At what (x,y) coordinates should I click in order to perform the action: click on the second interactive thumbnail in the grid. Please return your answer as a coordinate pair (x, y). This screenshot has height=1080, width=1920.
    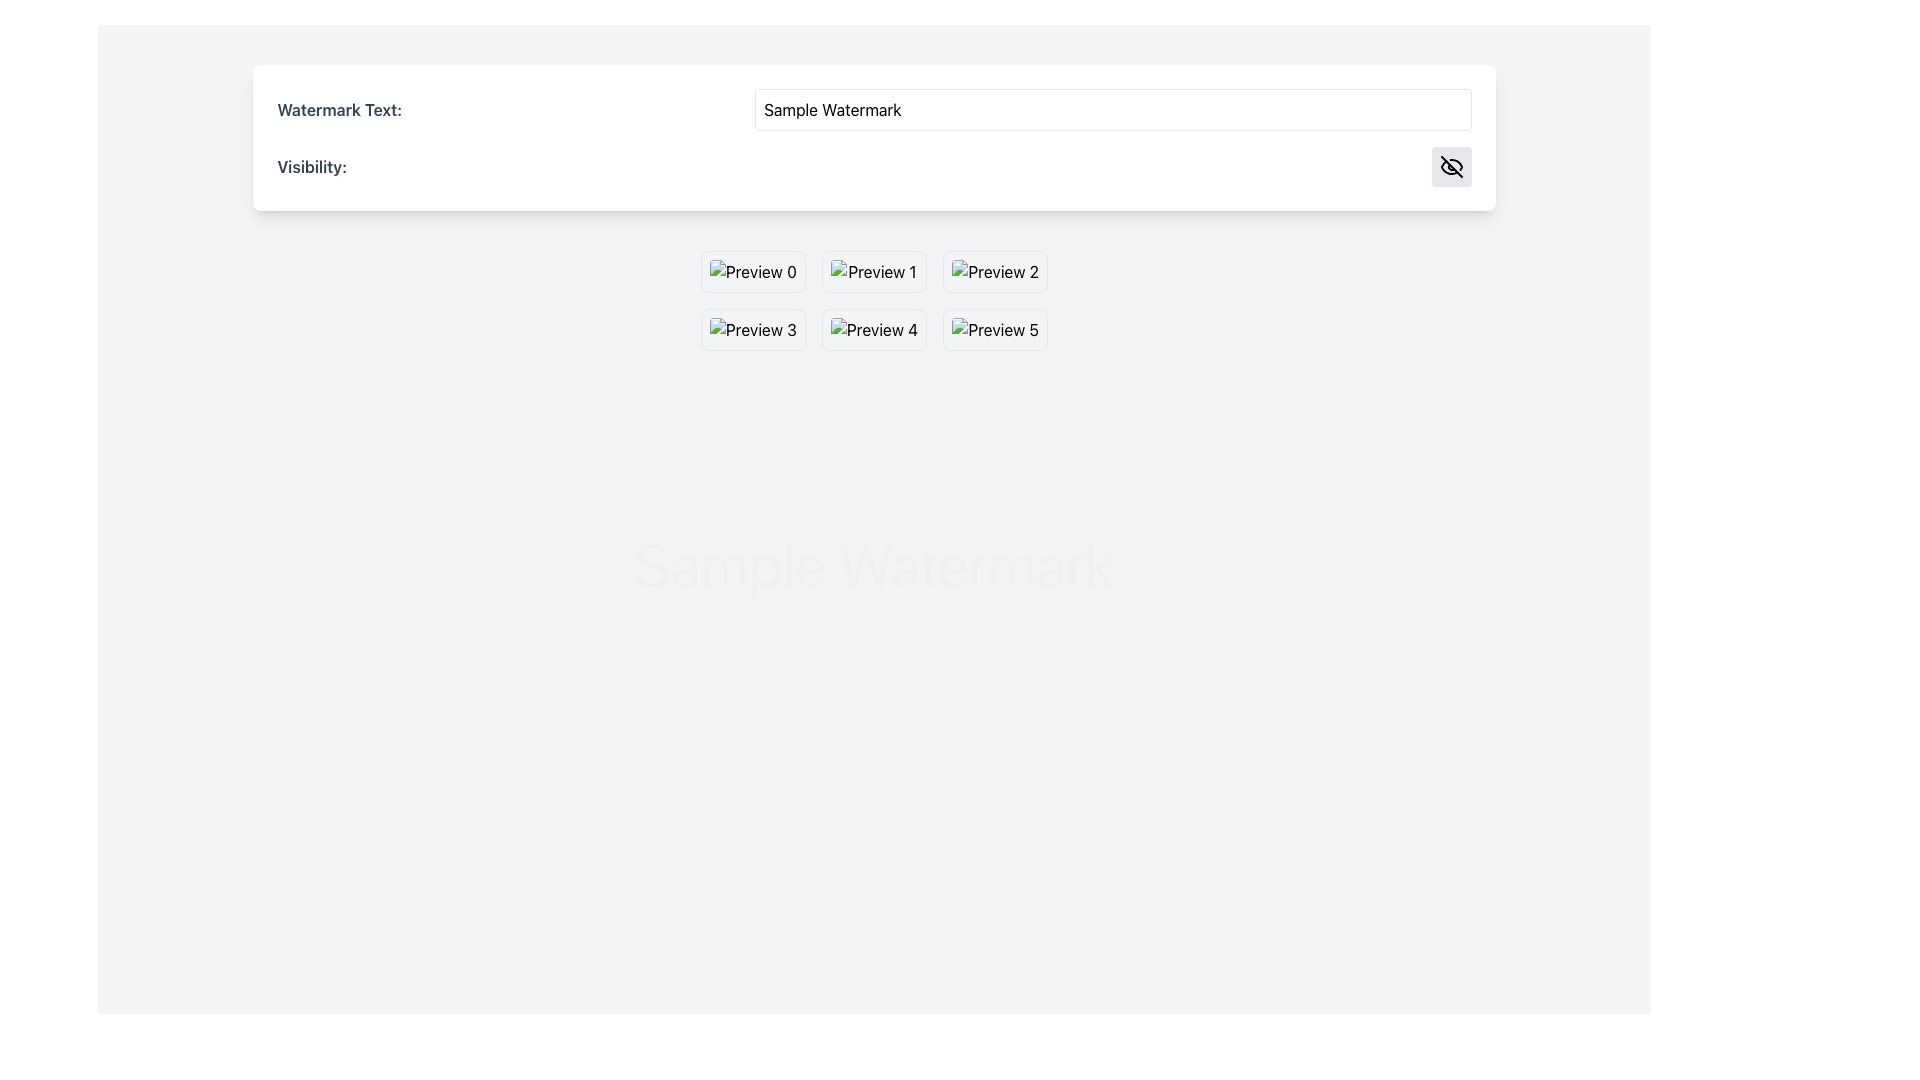
    Looking at the image, I should click on (874, 272).